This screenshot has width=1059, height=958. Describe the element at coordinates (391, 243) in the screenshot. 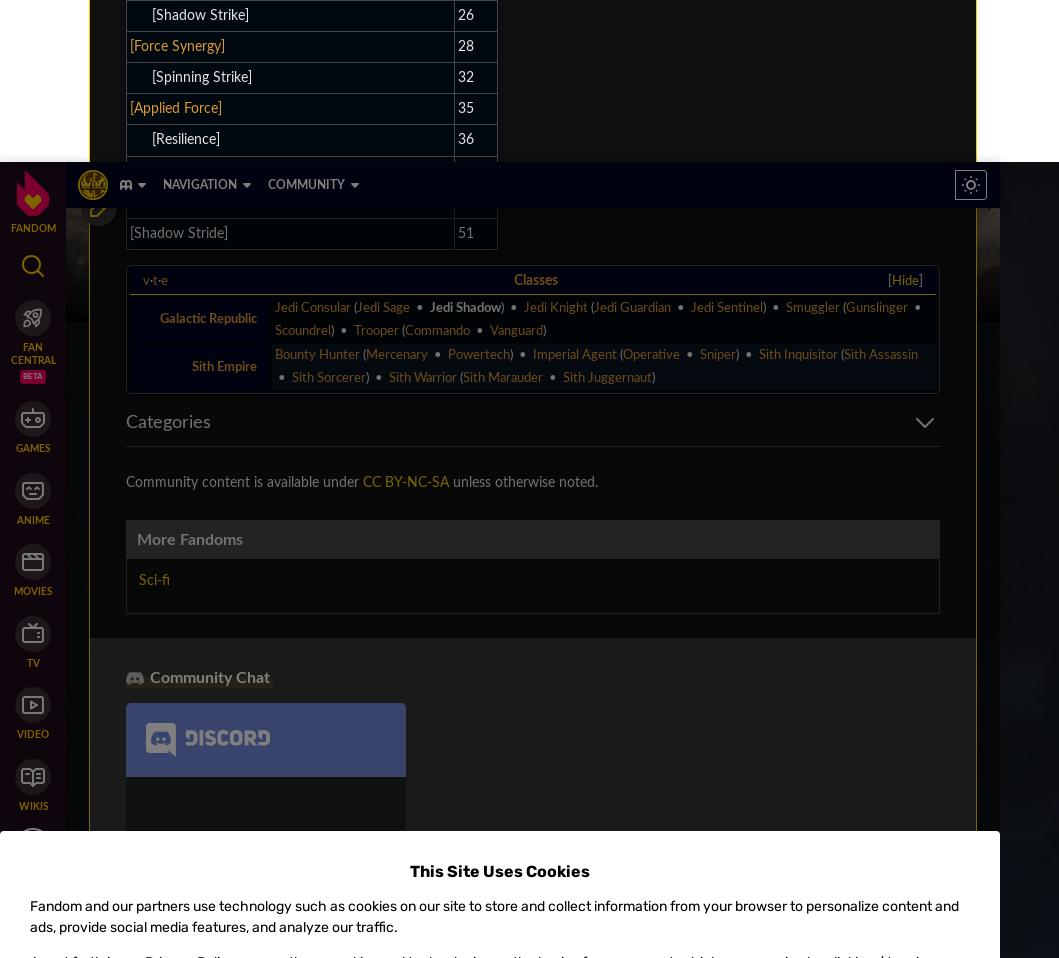

I see `'Help'` at that location.